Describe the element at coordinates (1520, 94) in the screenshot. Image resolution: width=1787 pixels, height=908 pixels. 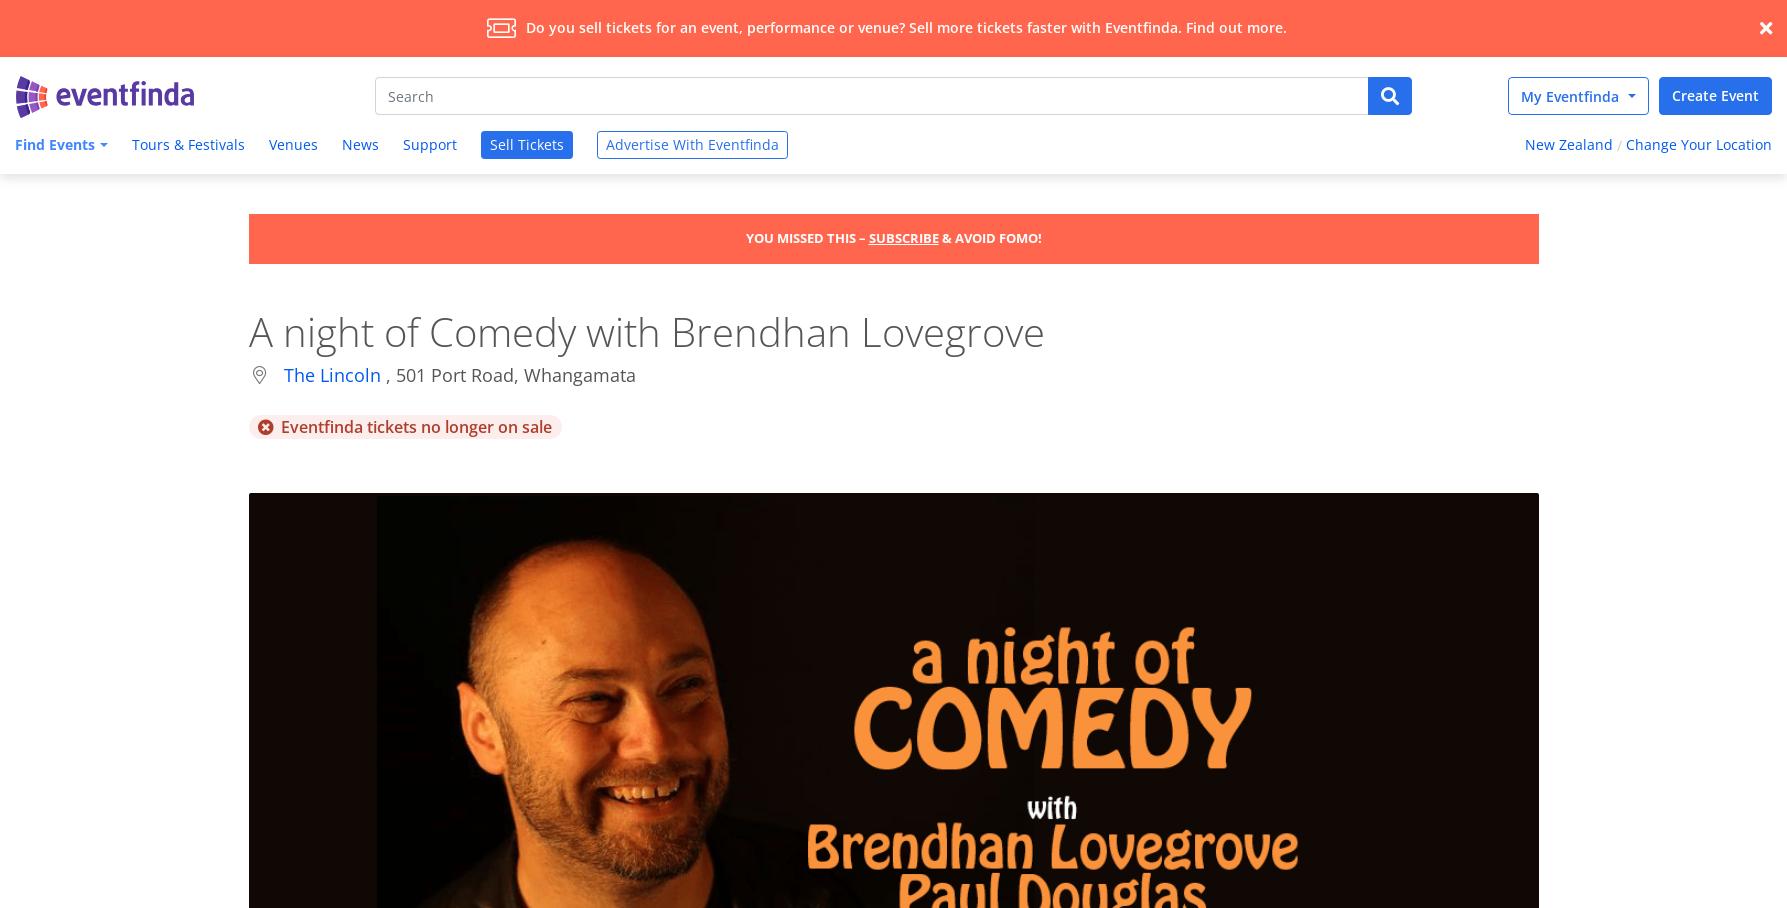
I see `'My Eventfinda'` at that location.